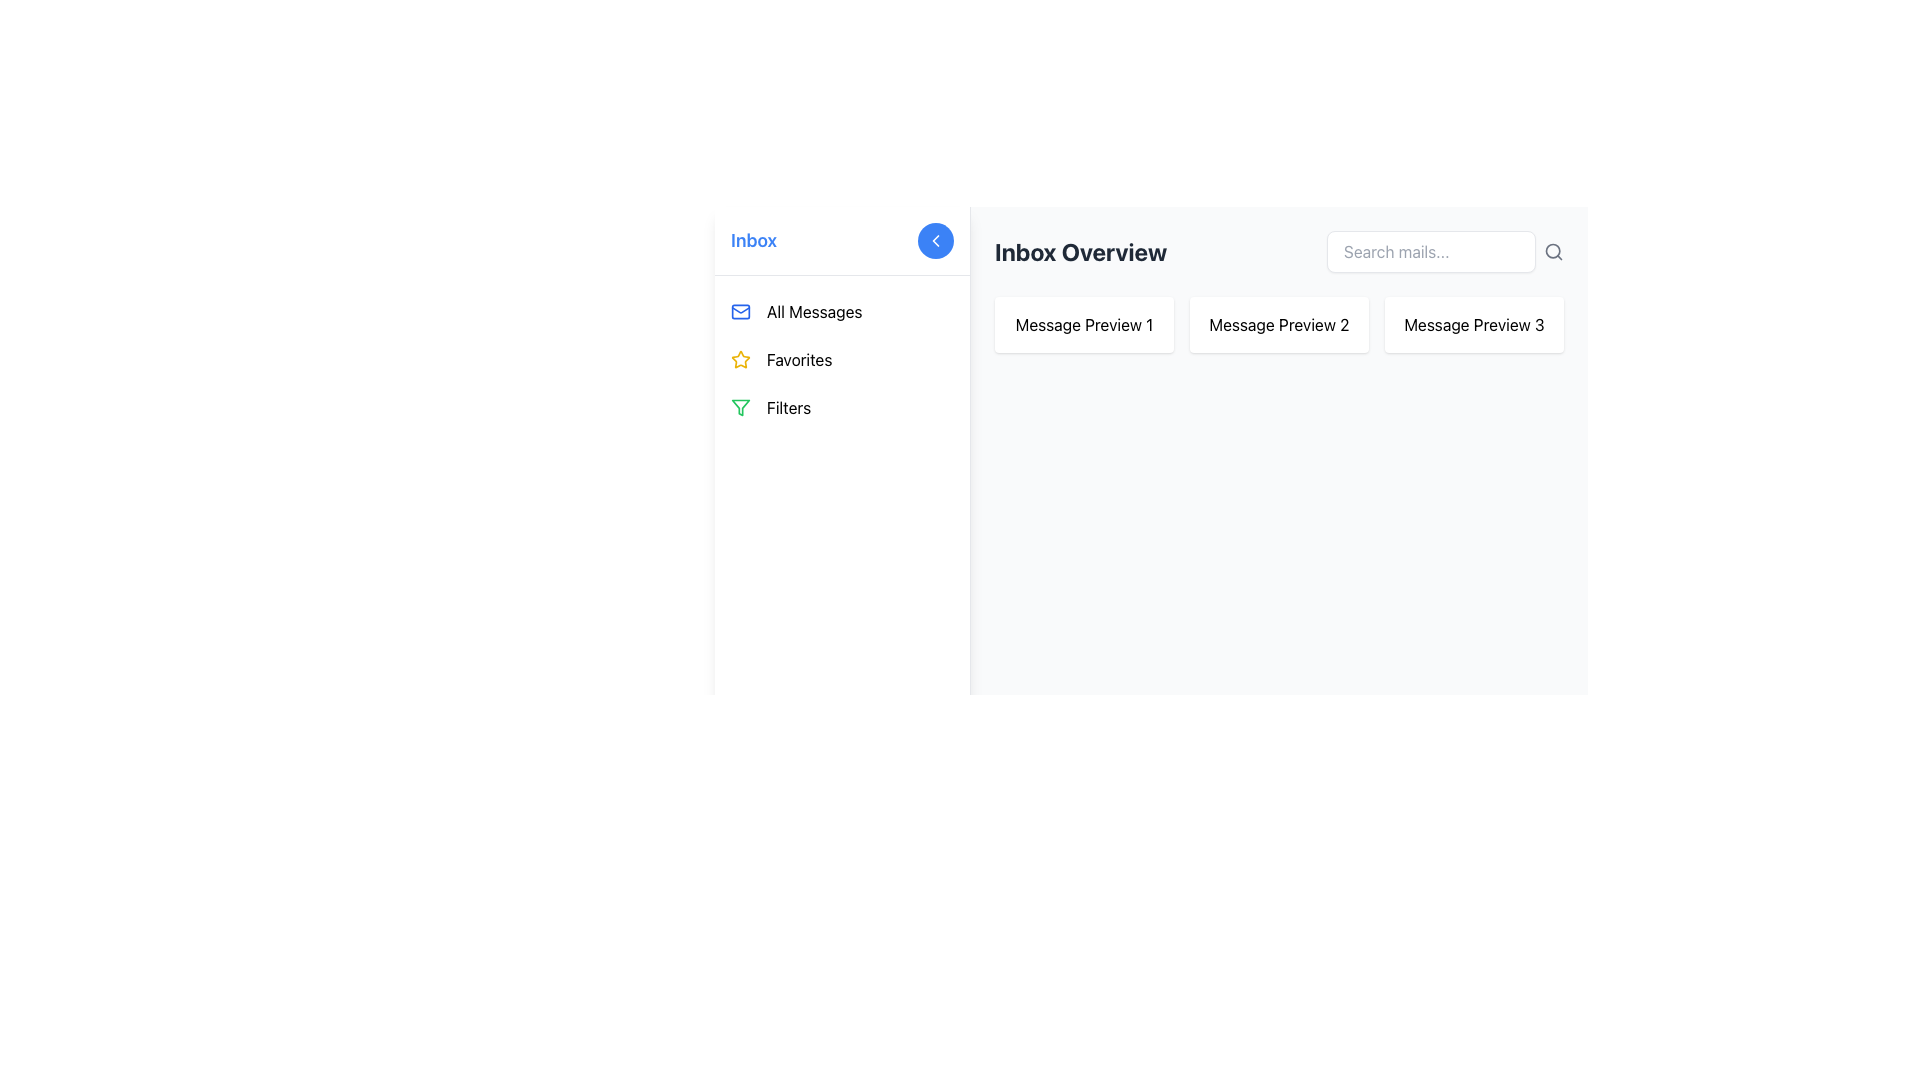 The width and height of the screenshot is (1920, 1080). I want to click on the blue envelope icon located to the left of the 'All Messages' text in the navigation list, so click(739, 312).